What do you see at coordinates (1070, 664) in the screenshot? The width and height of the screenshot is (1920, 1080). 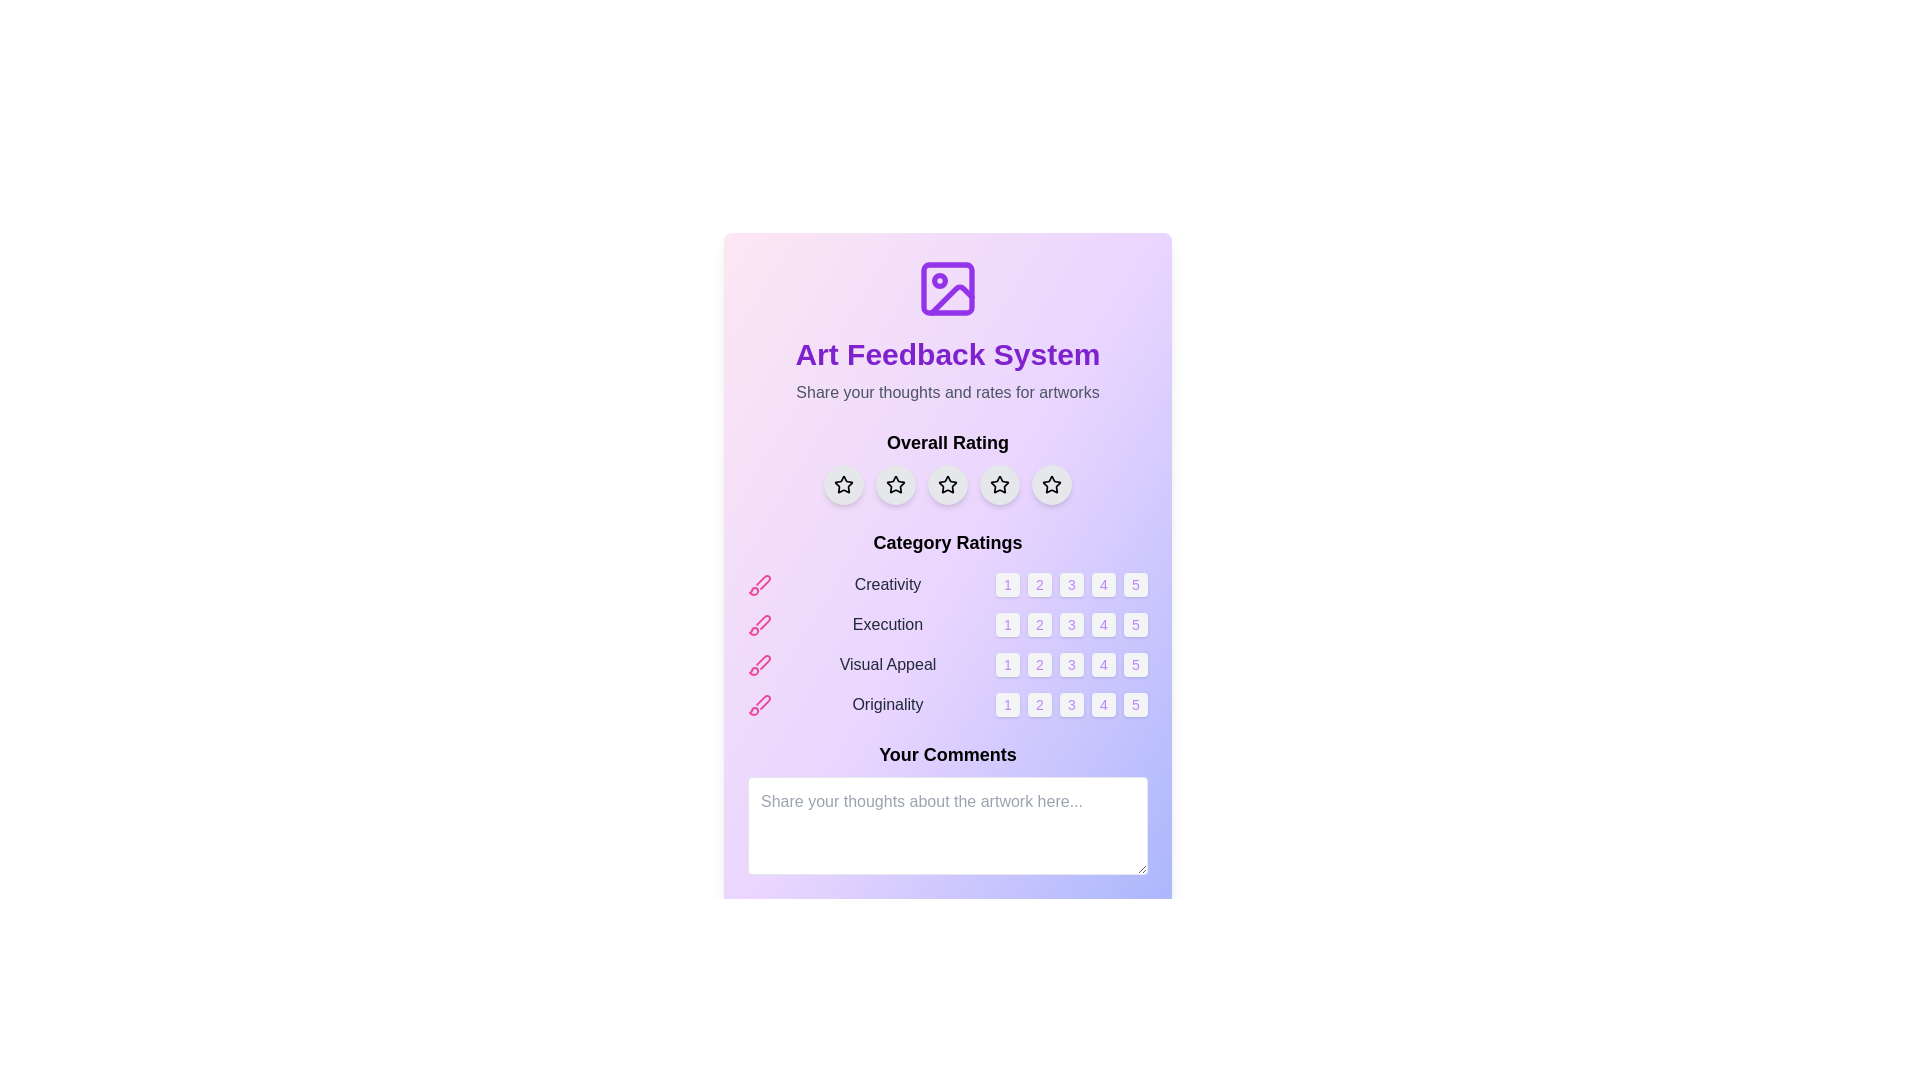 I see `the circular button with a light gray background and a purple numeral '3'` at bounding box center [1070, 664].